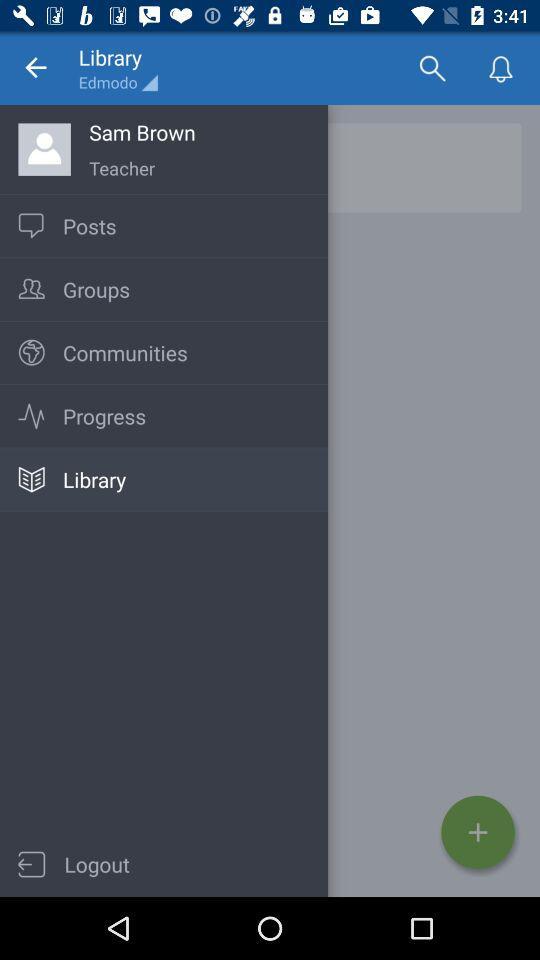 The height and width of the screenshot is (960, 540). Describe the element at coordinates (477, 832) in the screenshot. I see `the add icon which is at the bottom right of the page` at that location.